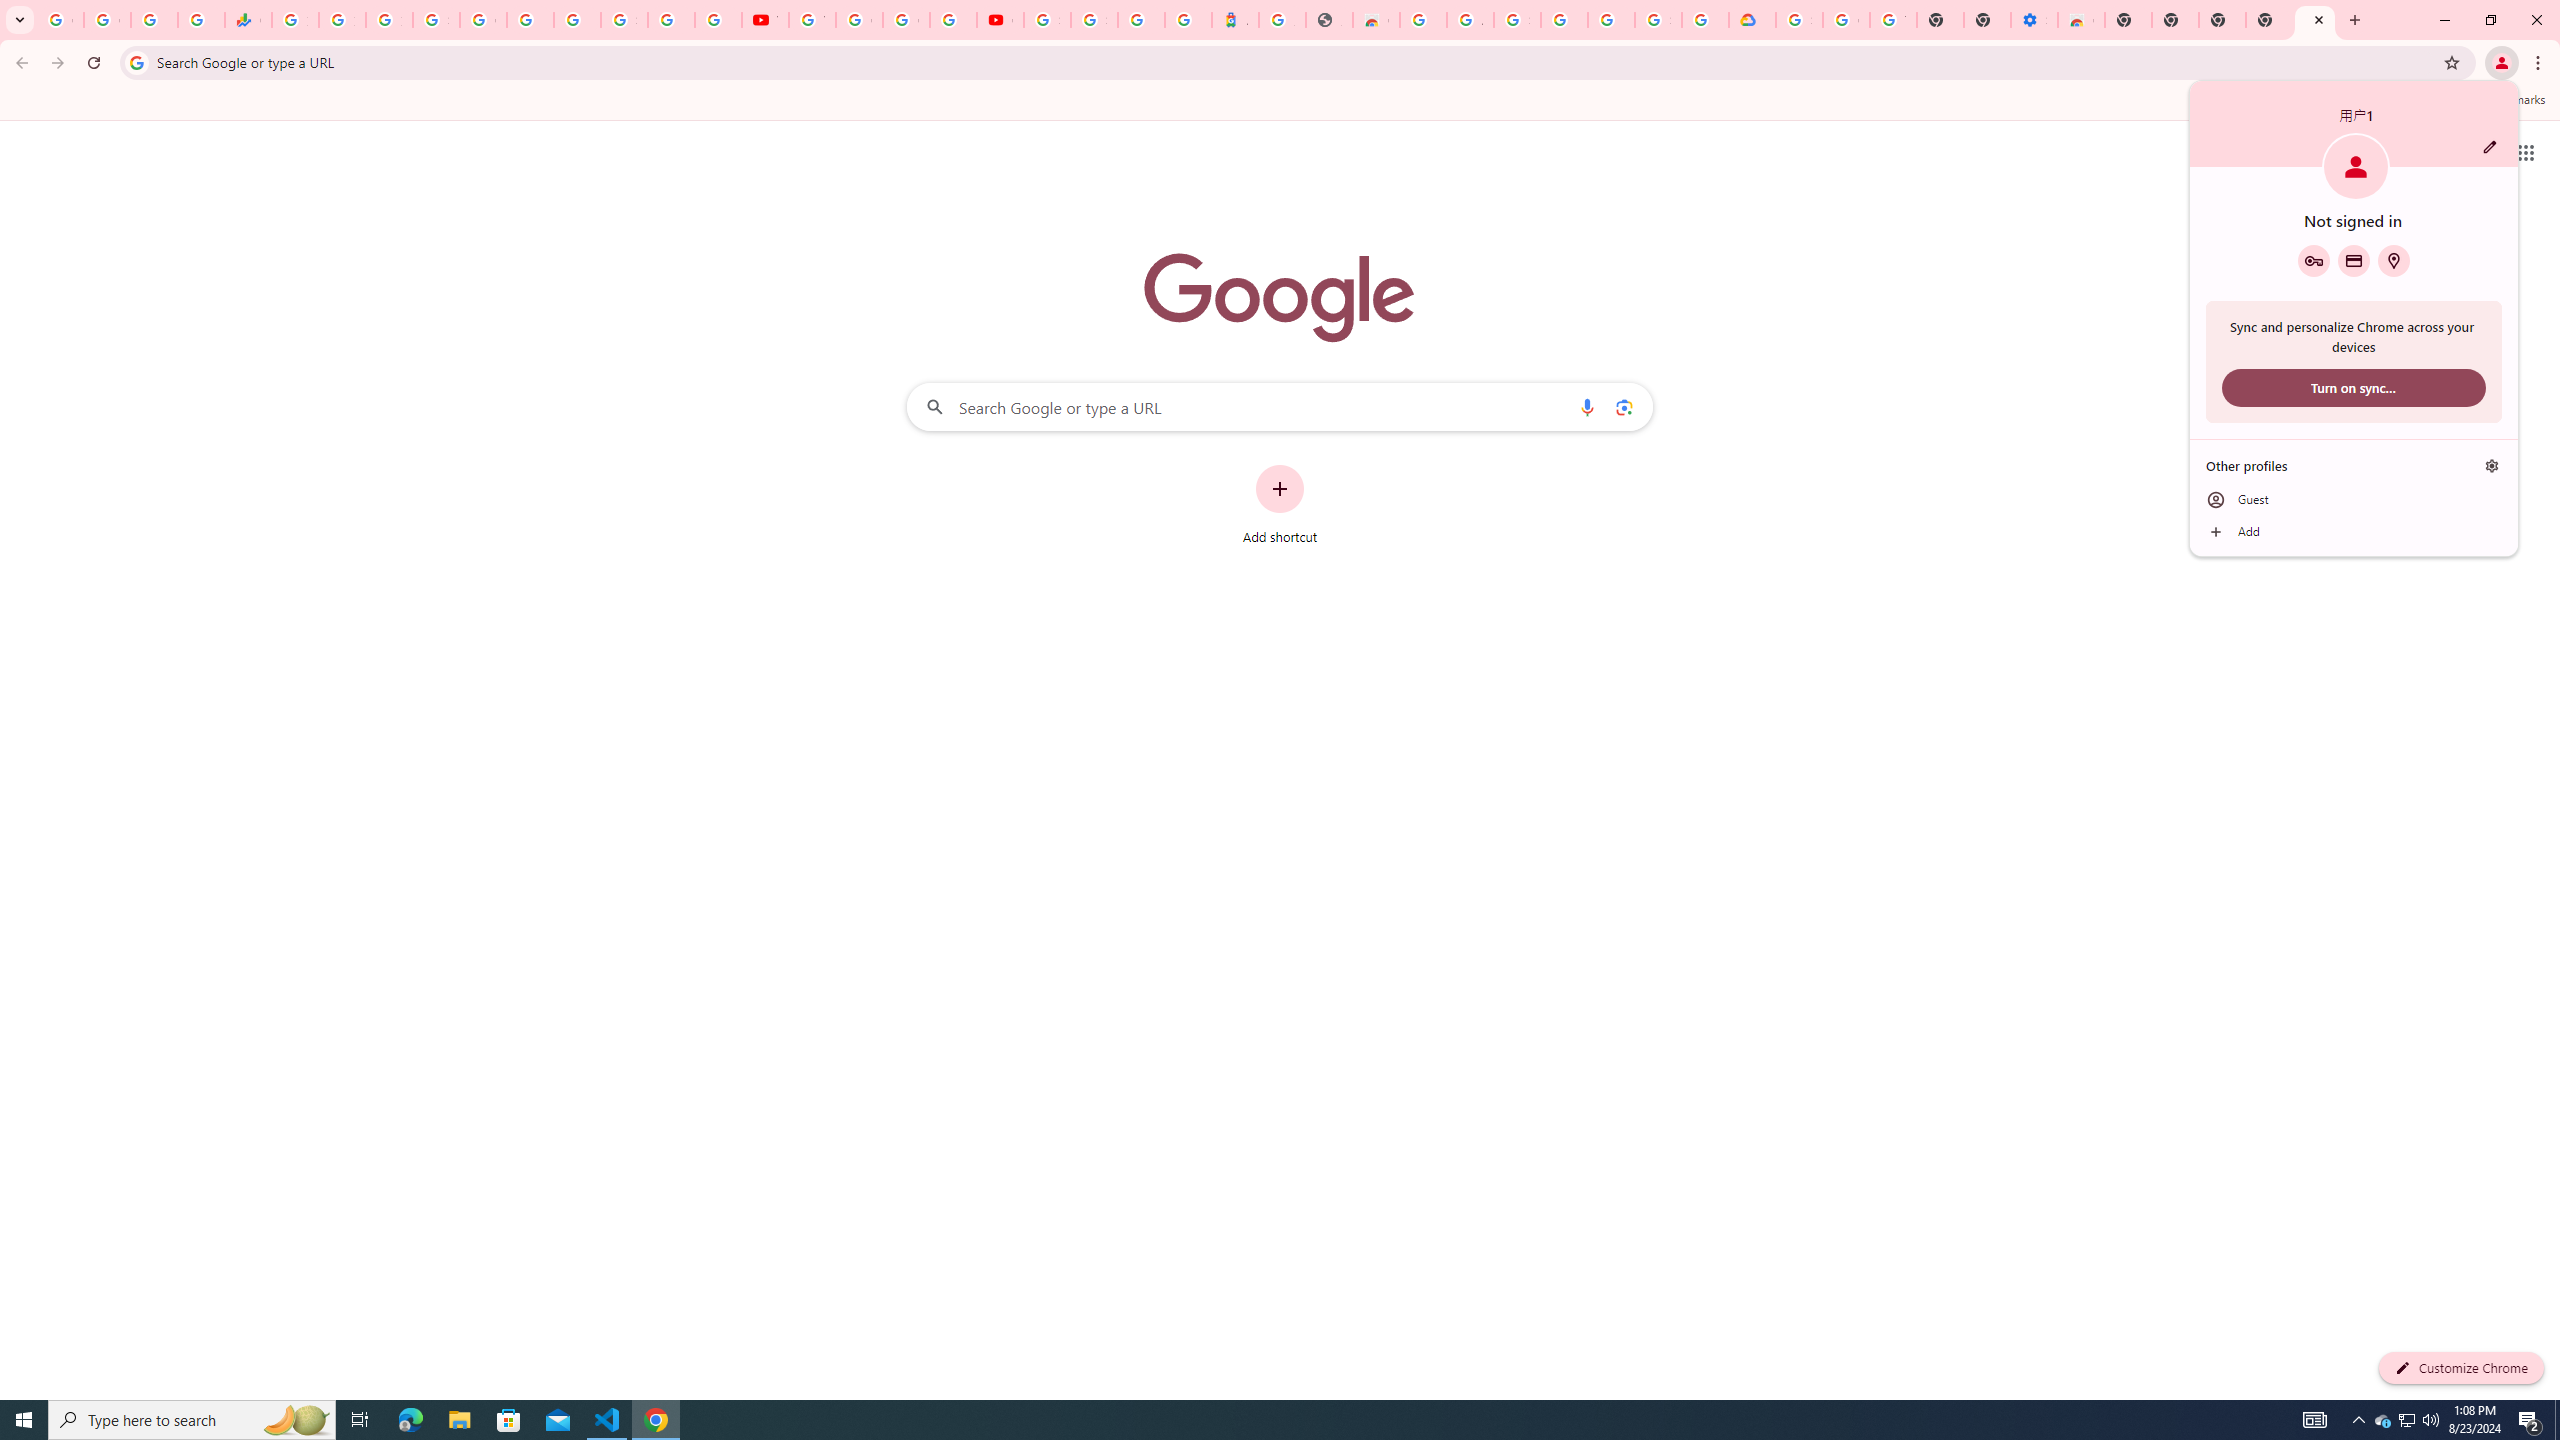 The image size is (2560, 1440). I want to click on 'Manage profiles', so click(2491, 466).